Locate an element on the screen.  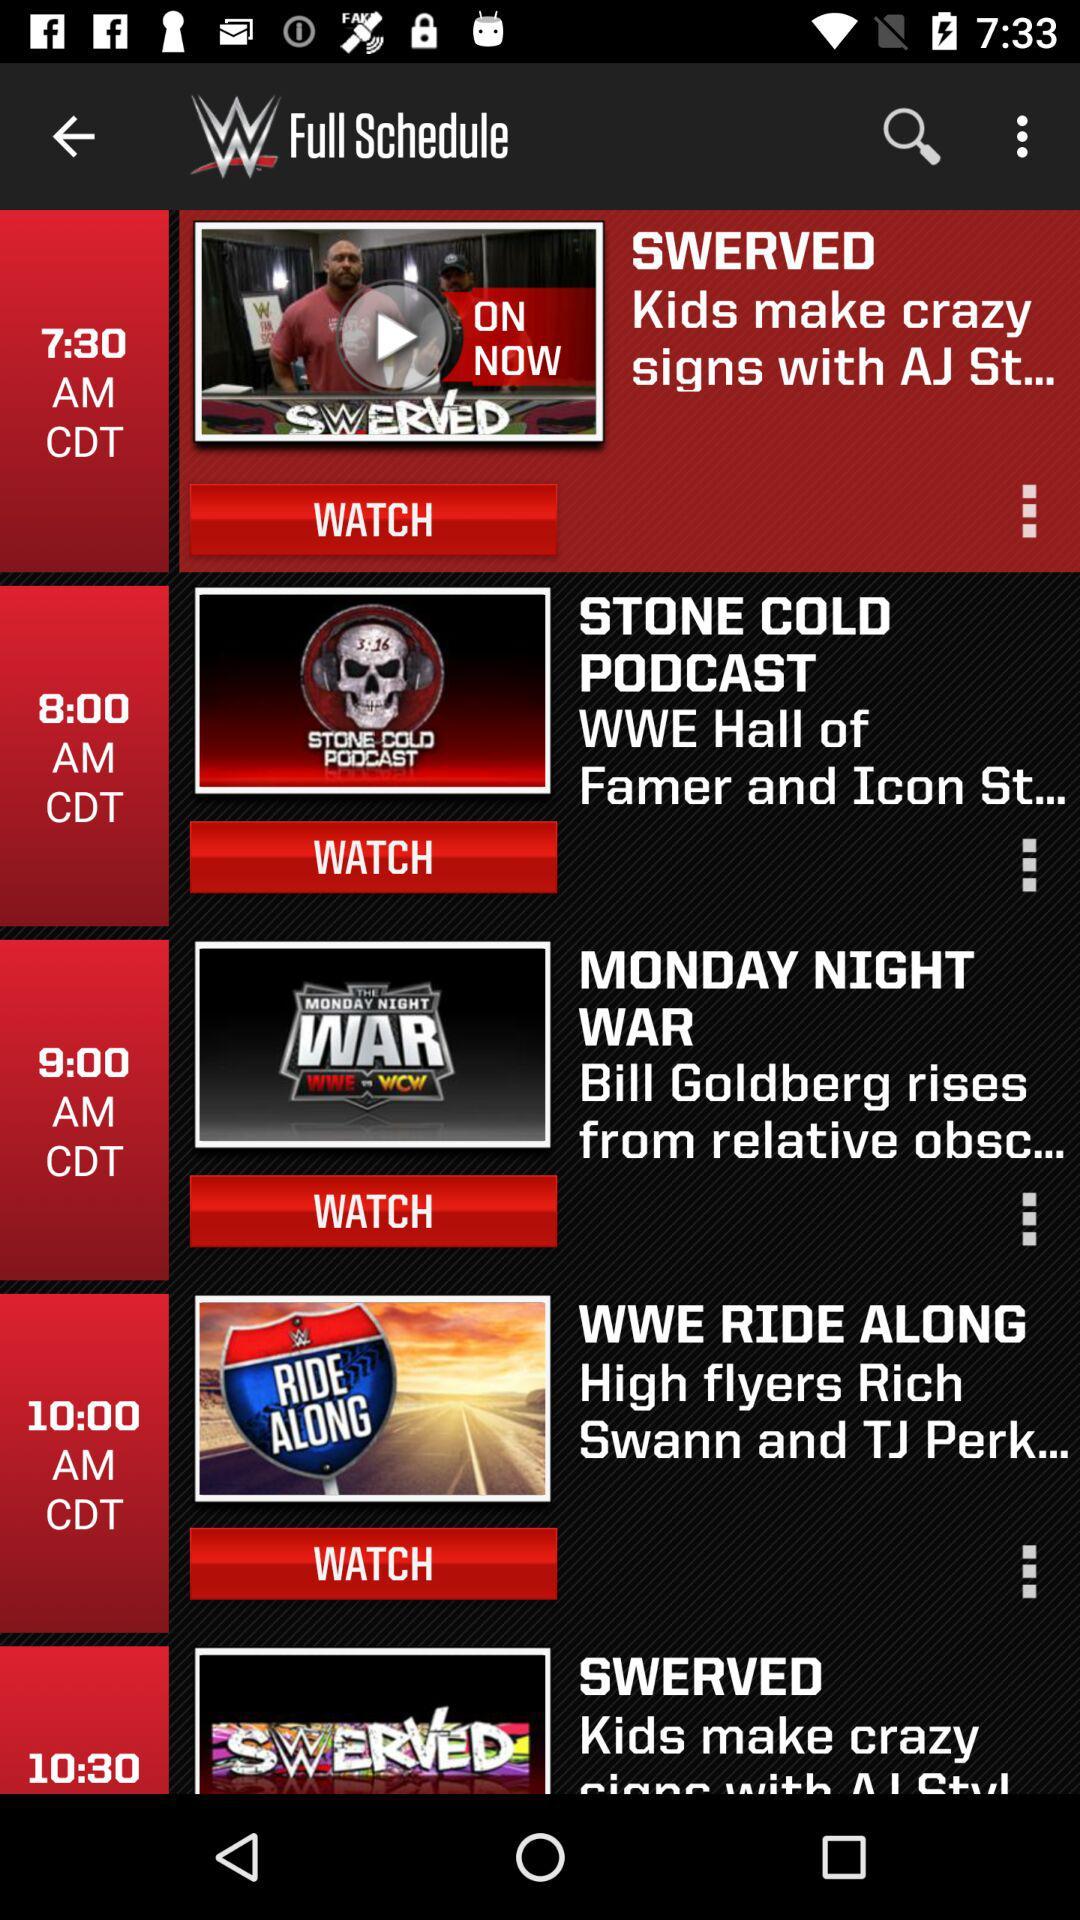
load more is located at coordinates (1027, 1226).